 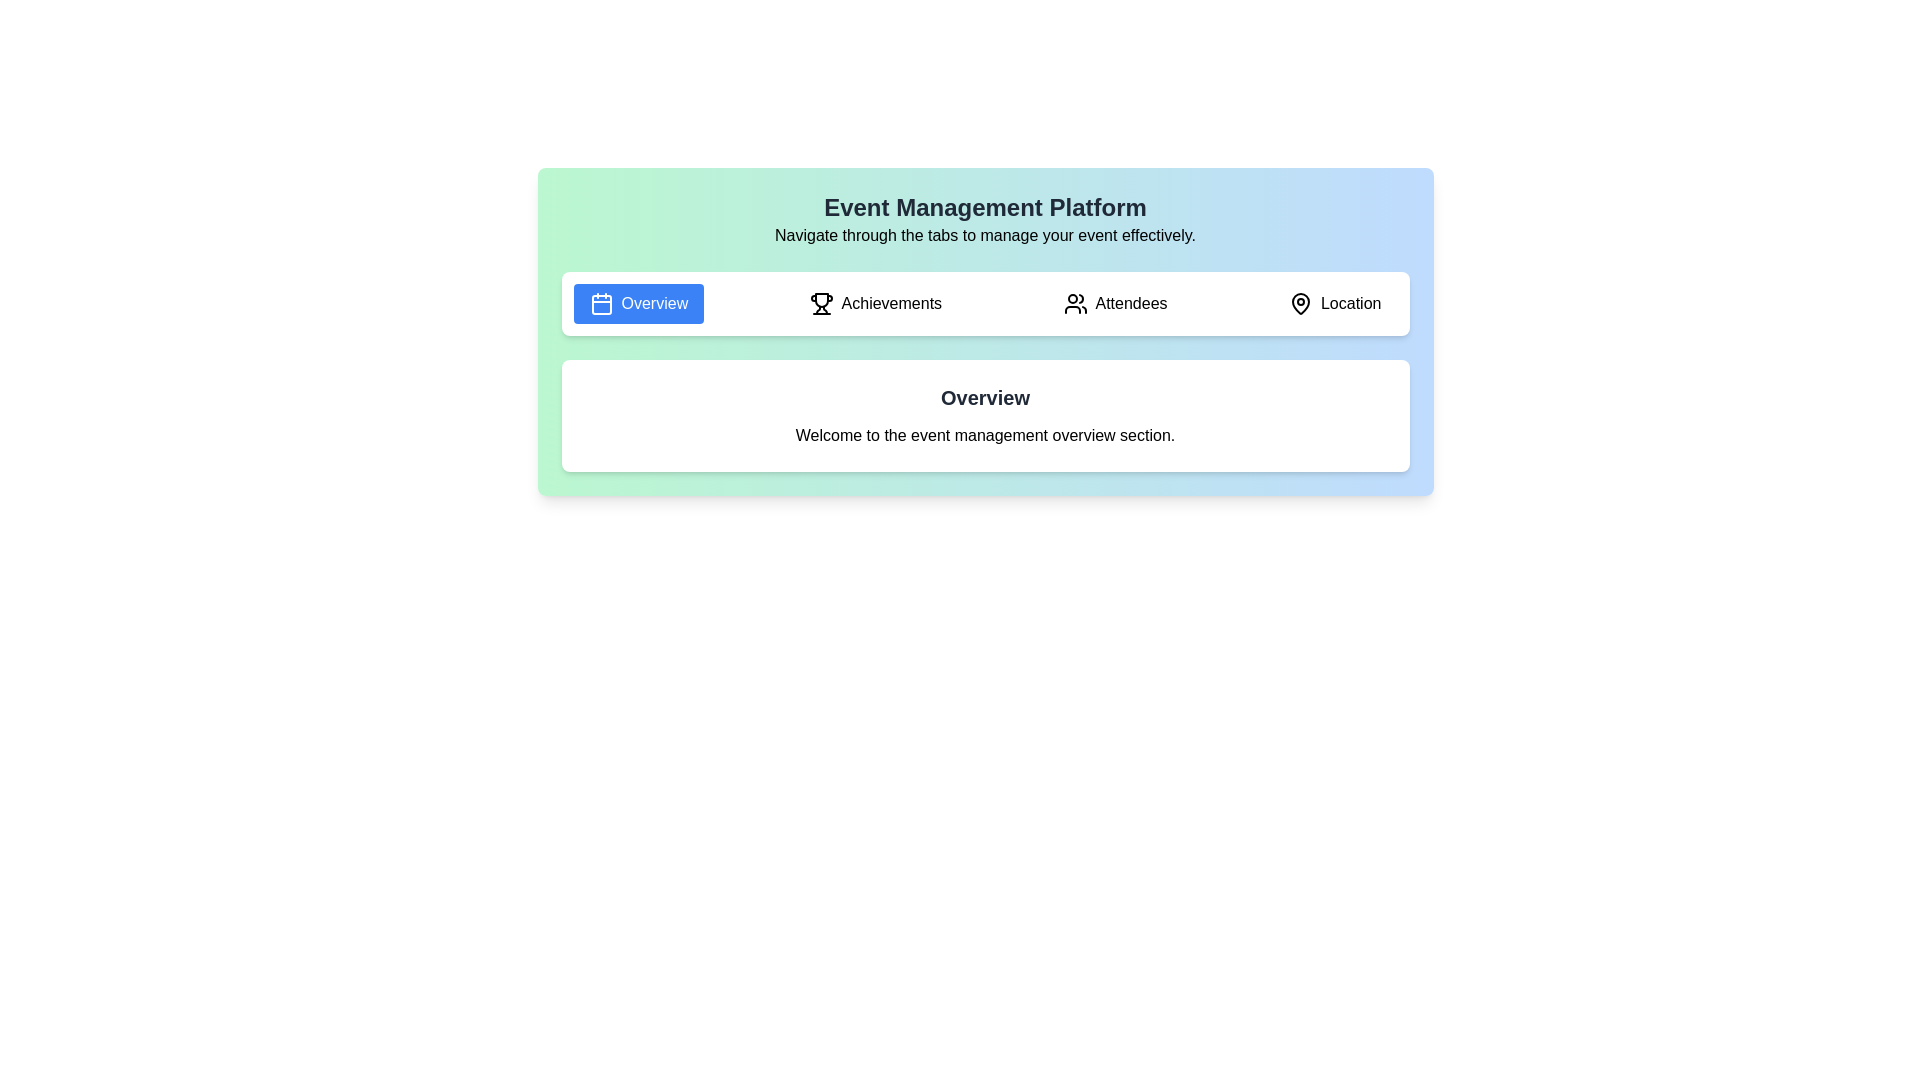 I want to click on the 'Achievements' text label in the navigation bar, so click(x=890, y=304).